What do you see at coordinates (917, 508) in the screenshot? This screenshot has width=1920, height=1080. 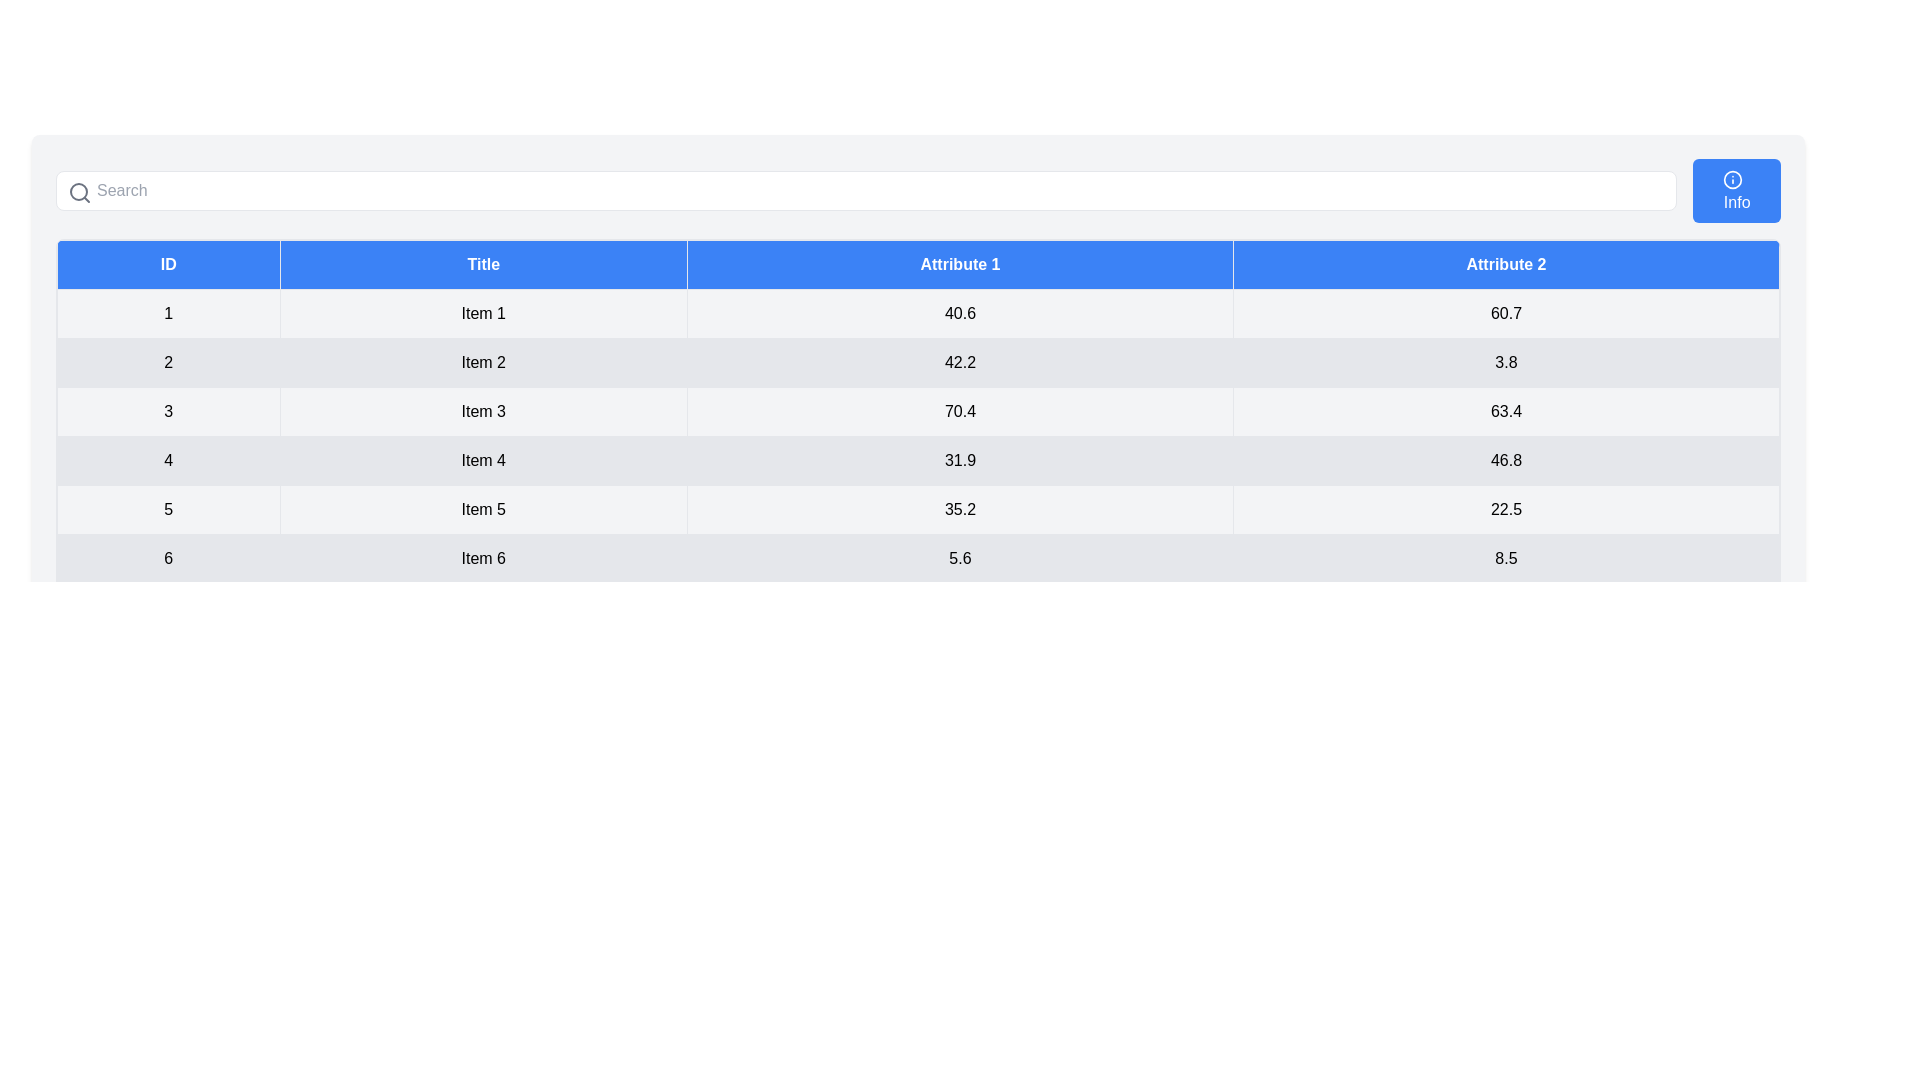 I see `the row corresponding to the ID 5 in the table` at bounding box center [917, 508].